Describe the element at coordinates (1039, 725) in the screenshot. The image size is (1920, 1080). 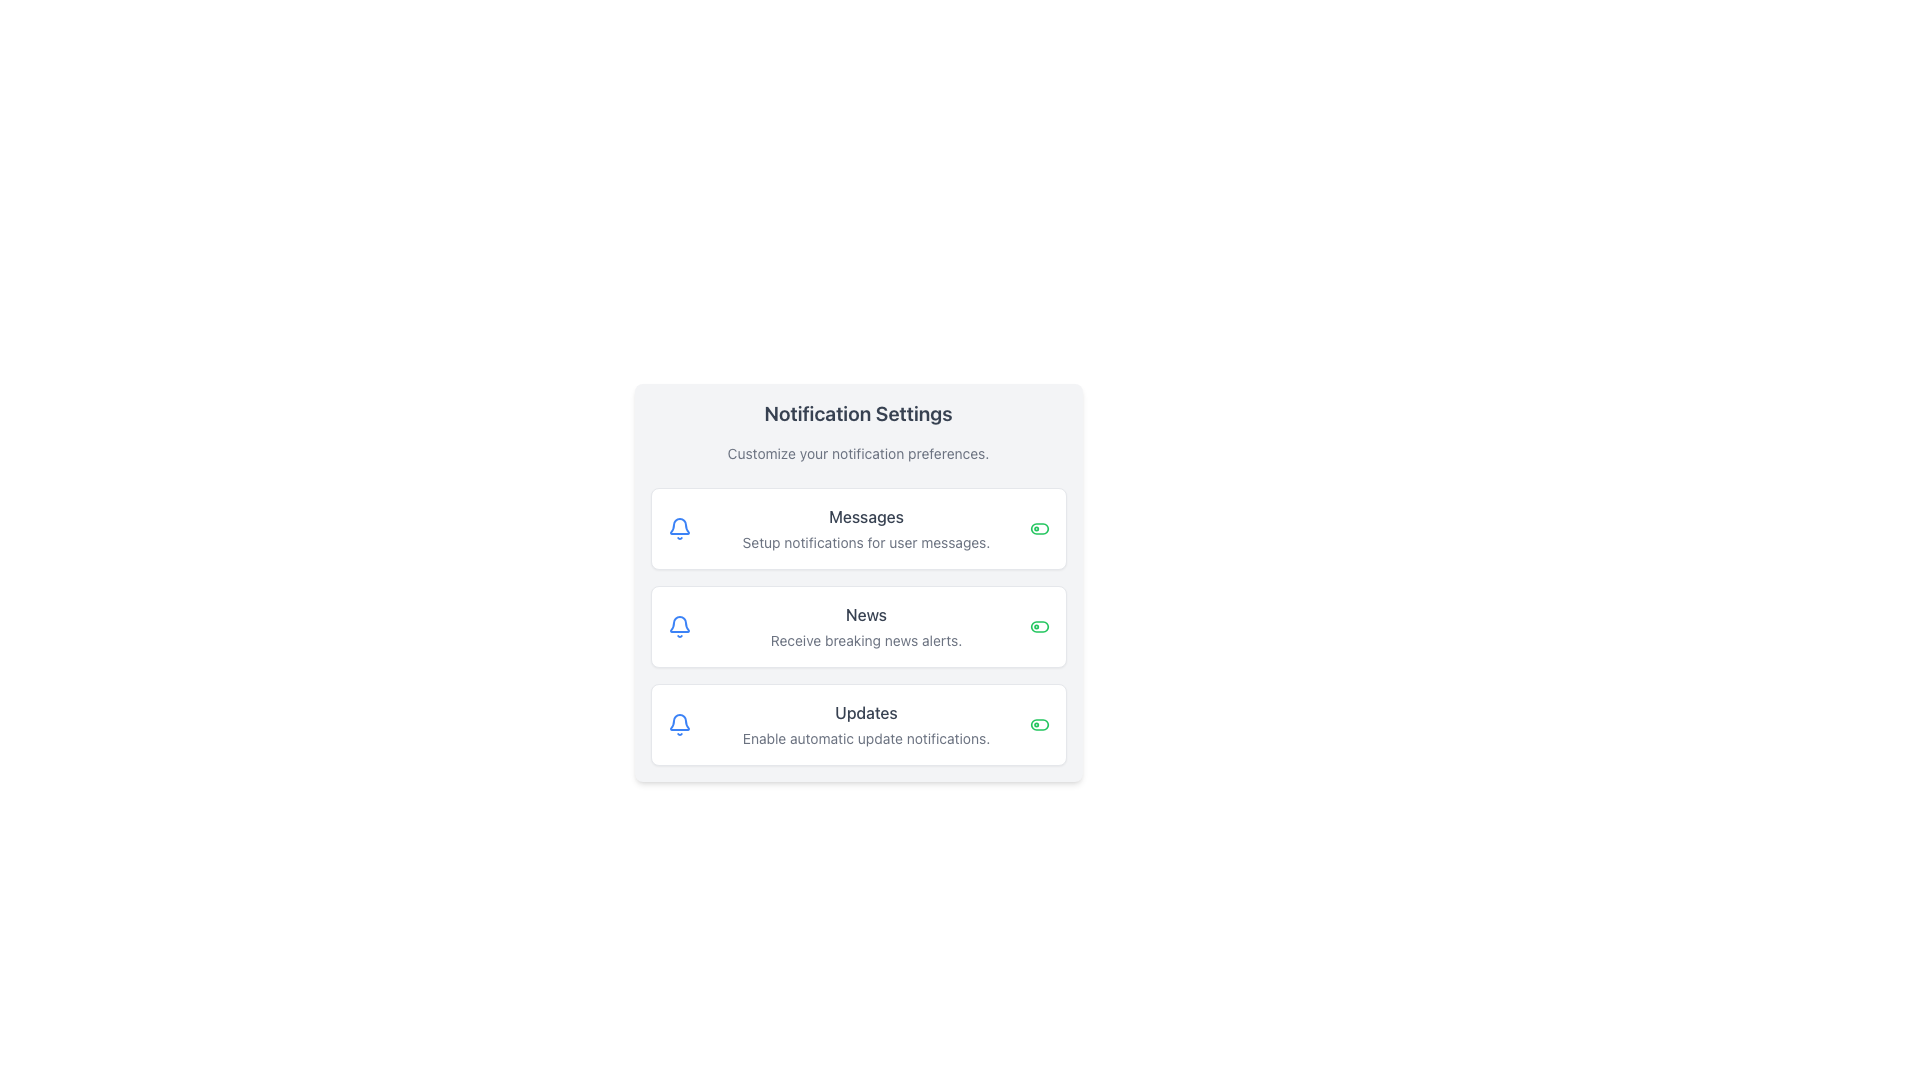
I see `the toggle switch for automatic update notifications located at the far right of the 'Updates' section in the notification settings` at that location.